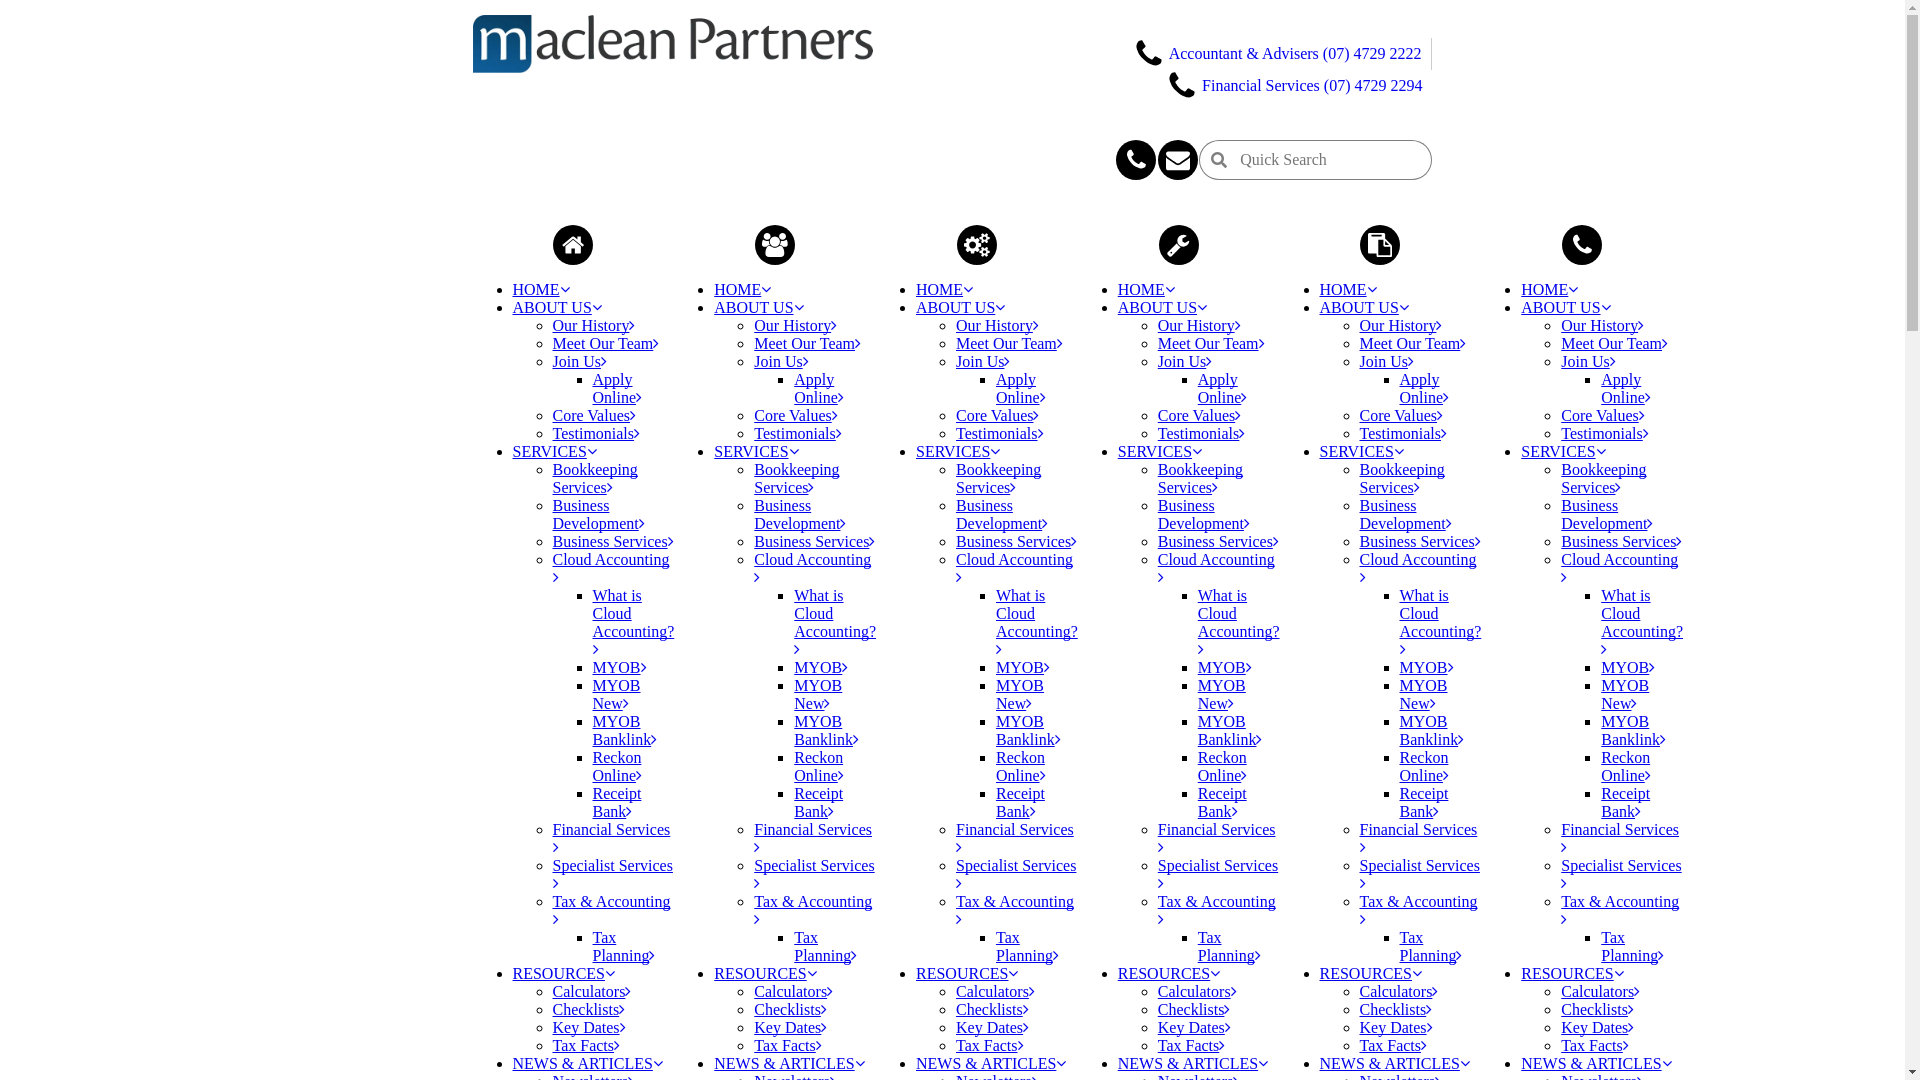  I want to click on 'NEWS & ARTICLES', so click(585, 1062).